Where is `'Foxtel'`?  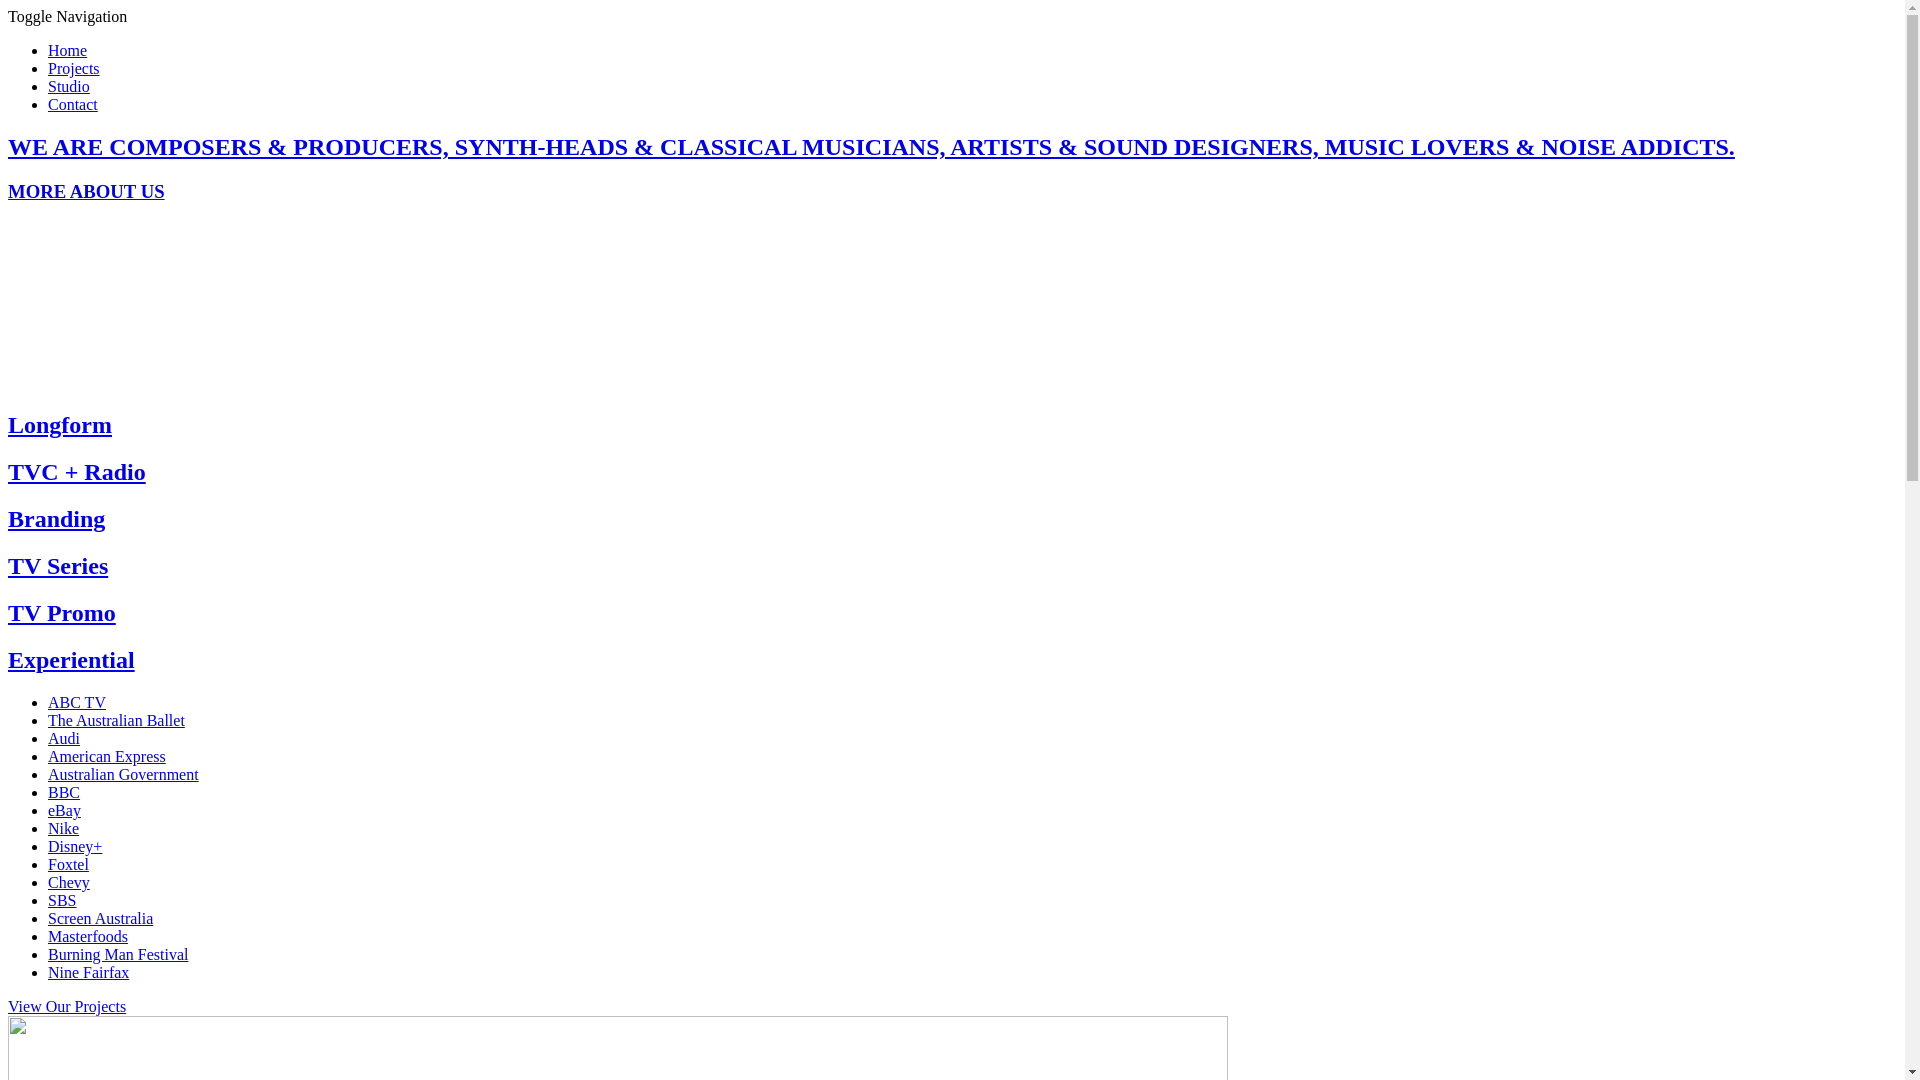
'Foxtel' is located at coordinates (68, 863).